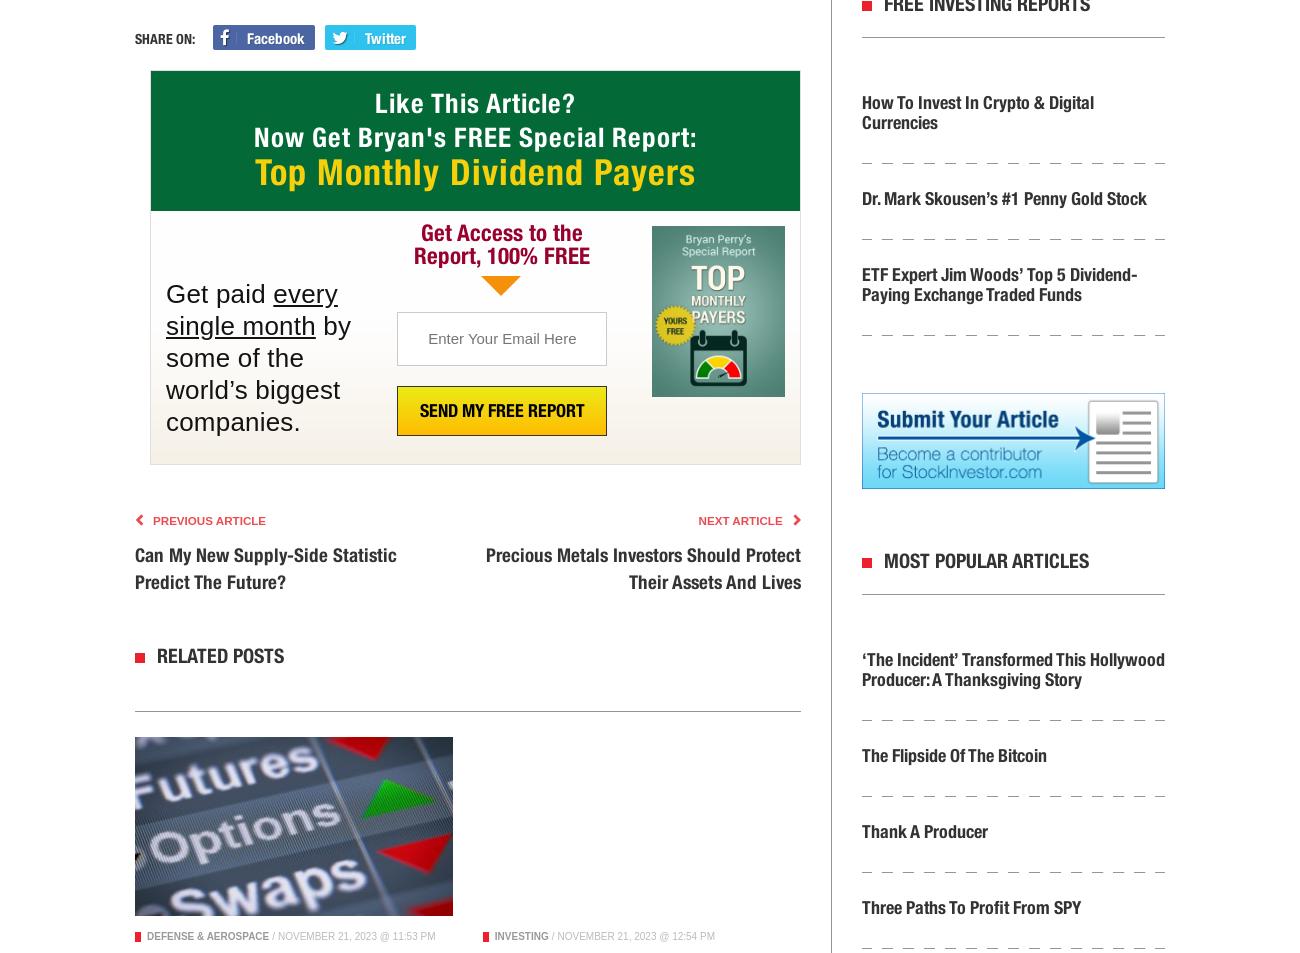 This screenshot has width=1300, height=953. What do you see at coordinates (218, 293) in the screenshot?
I see `'Get paid'` at bounding box center [218, 293].